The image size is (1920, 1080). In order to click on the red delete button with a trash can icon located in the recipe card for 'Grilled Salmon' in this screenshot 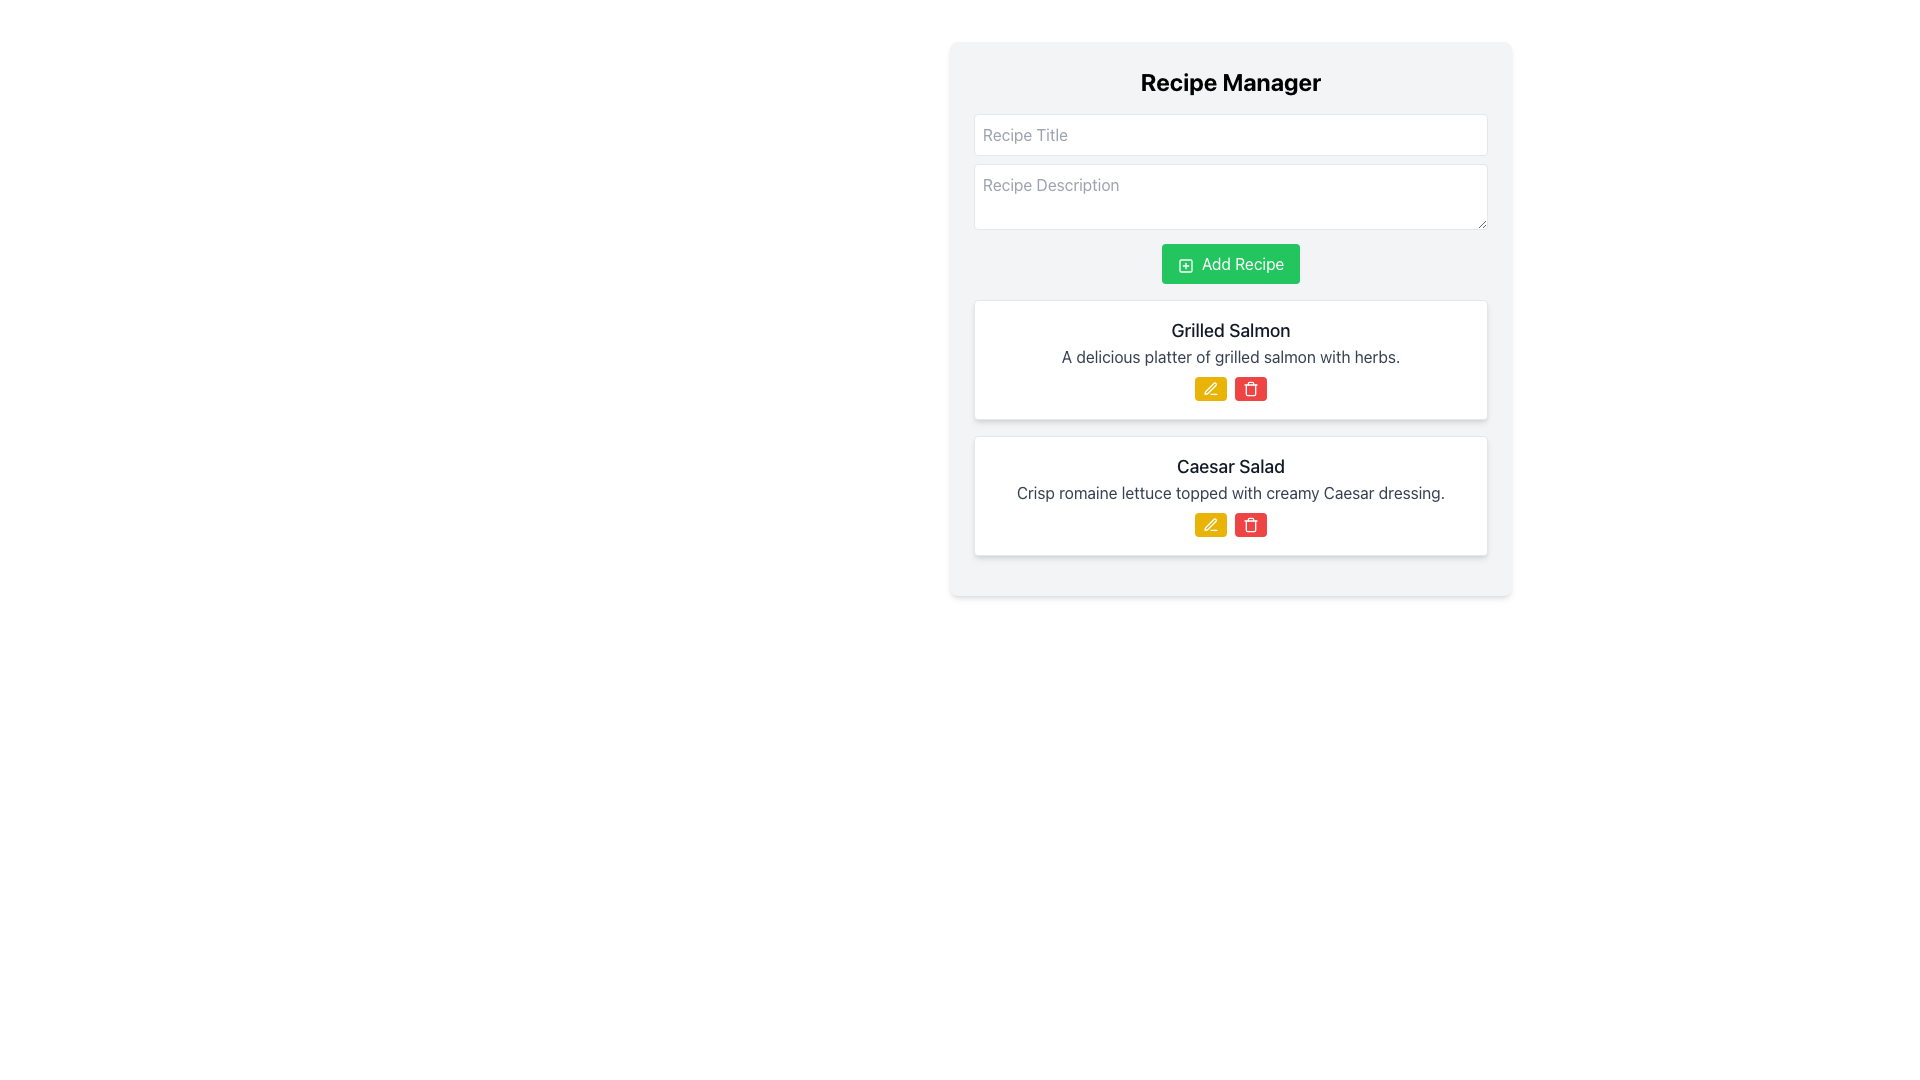, I will do `click(1250, 389)`.